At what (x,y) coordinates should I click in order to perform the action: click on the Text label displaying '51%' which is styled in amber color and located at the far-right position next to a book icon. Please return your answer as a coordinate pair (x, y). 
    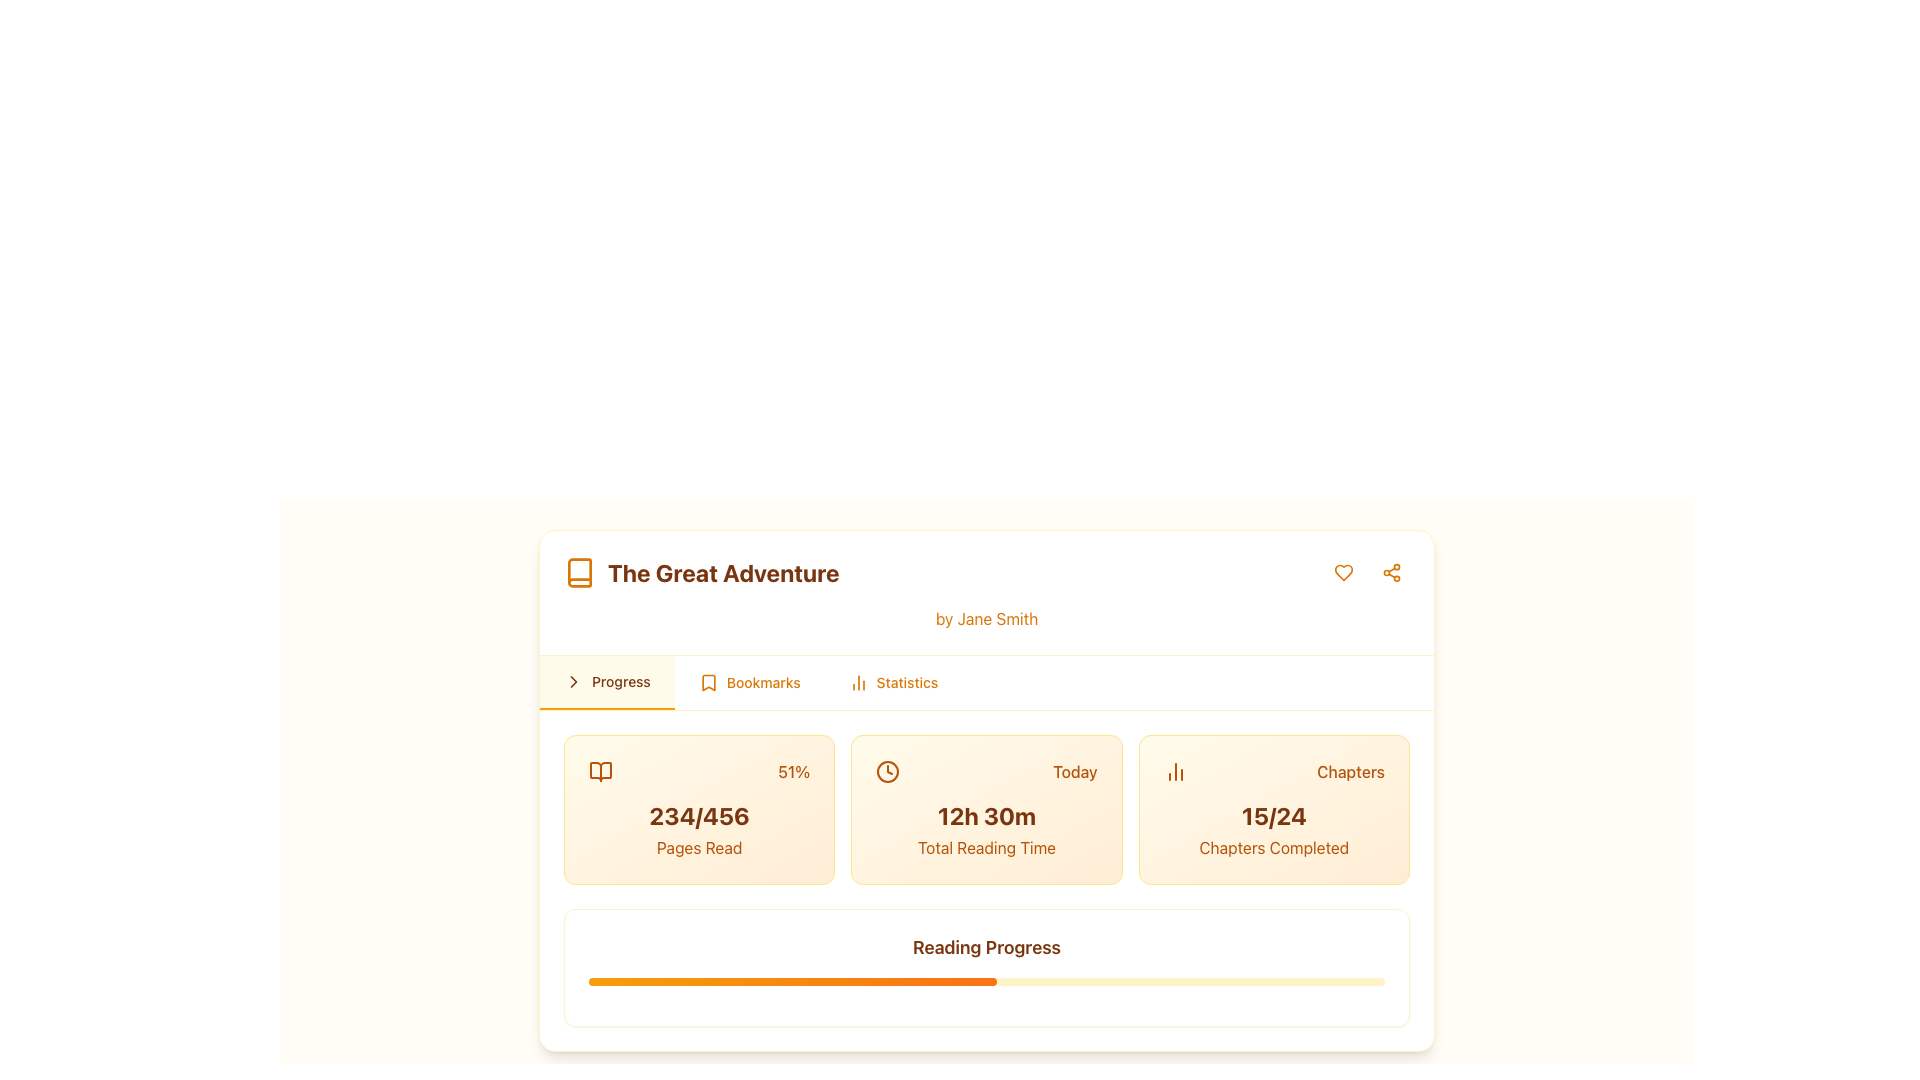
    Looking at the image, I should click on (793, 770).